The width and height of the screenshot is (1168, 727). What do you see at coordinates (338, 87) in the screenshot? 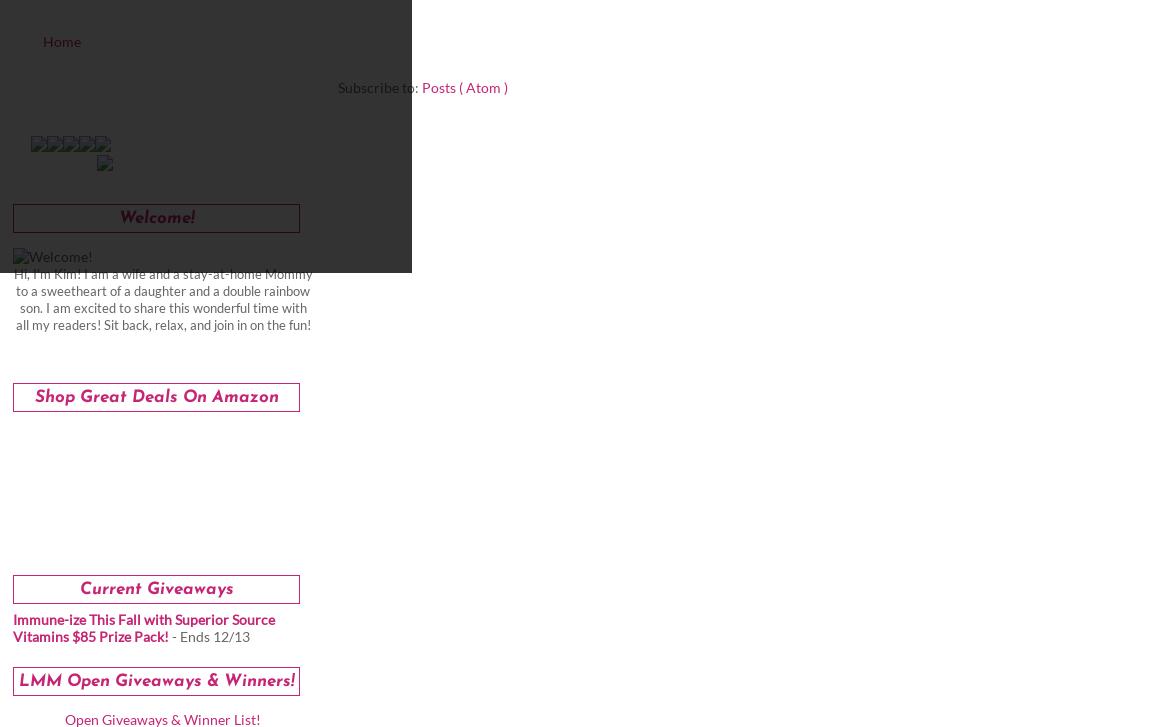
I see `'Subscribe to:'` at bounding box center [338, 87].